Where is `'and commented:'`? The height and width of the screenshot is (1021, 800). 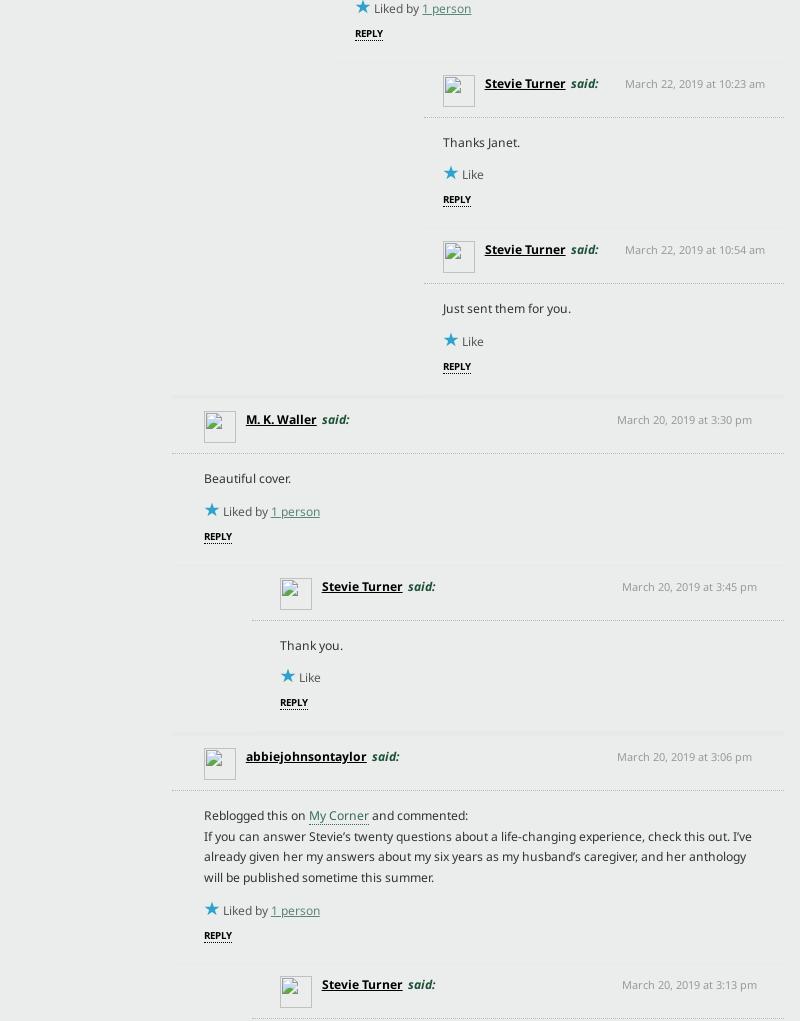
'and commented:' is located at coordinates (367, 814).